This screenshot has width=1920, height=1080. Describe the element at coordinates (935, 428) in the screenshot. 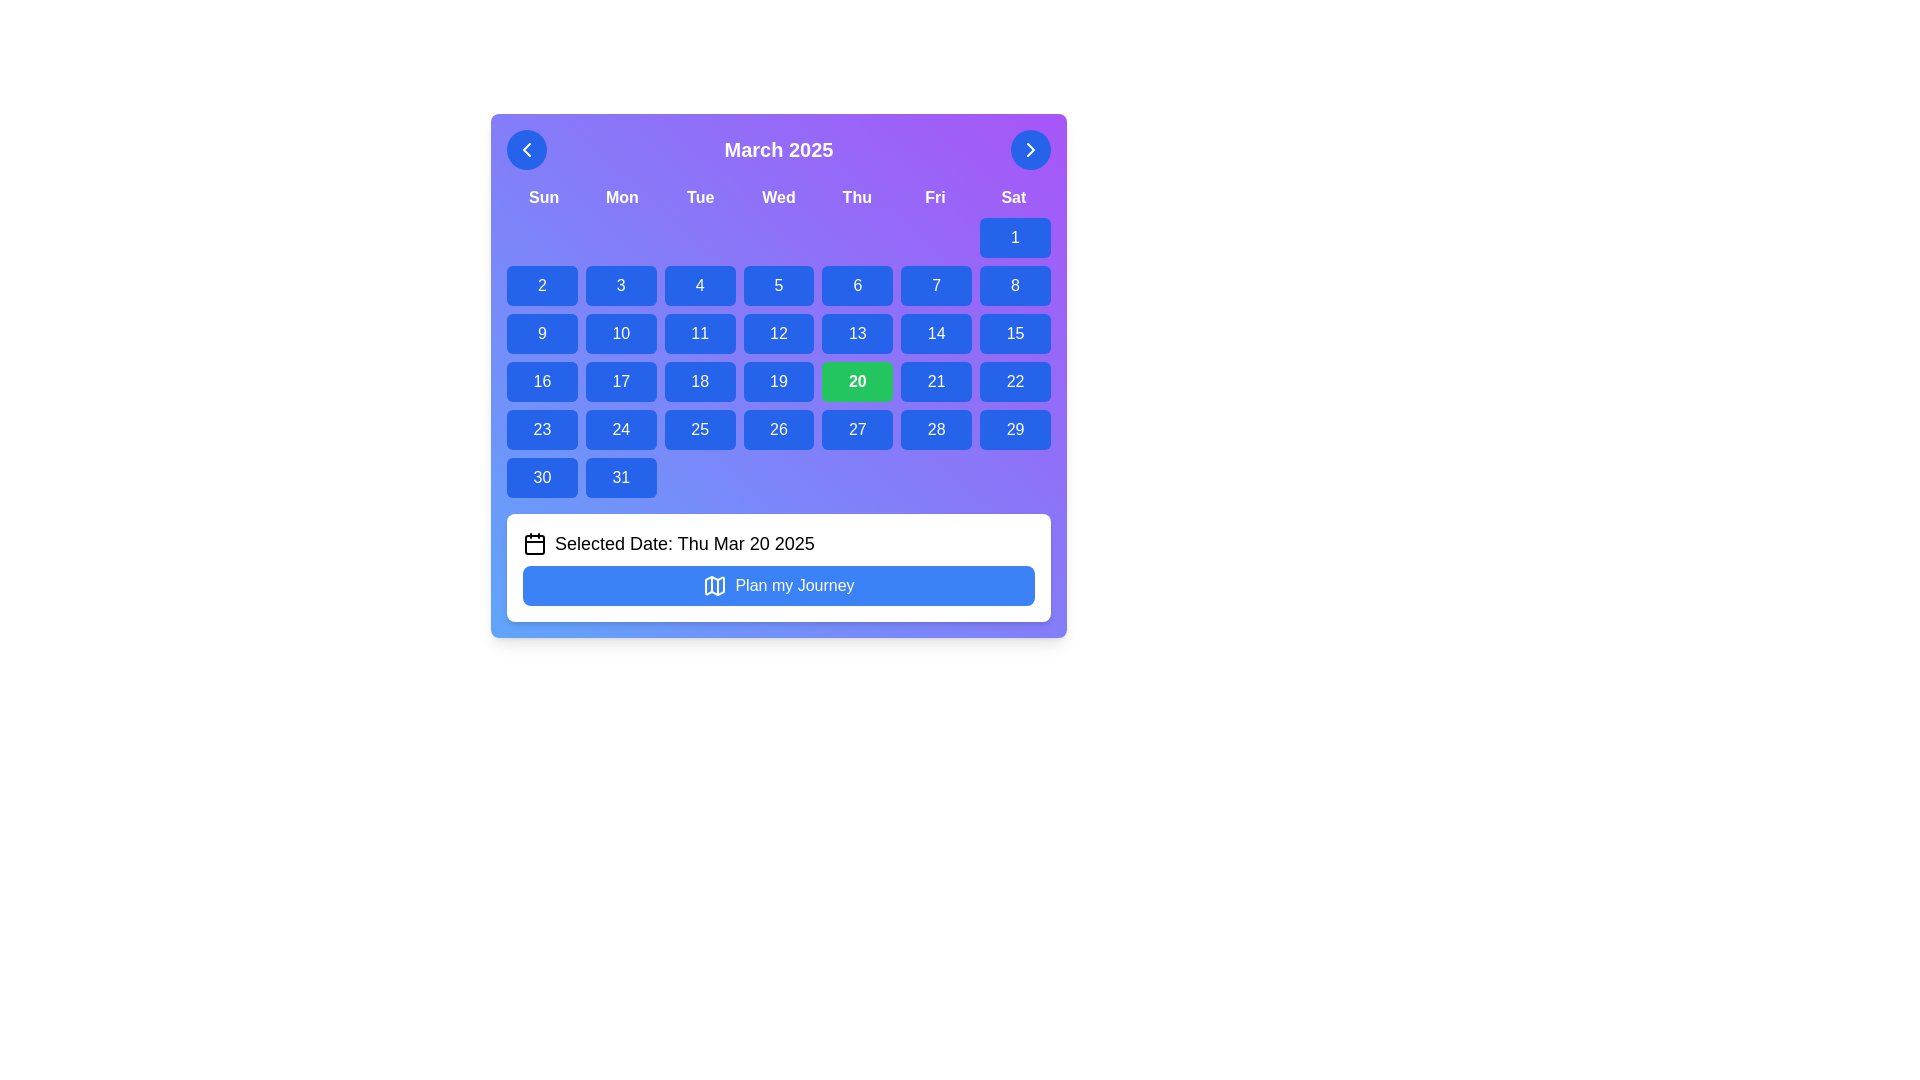

I see `the button` at that location.